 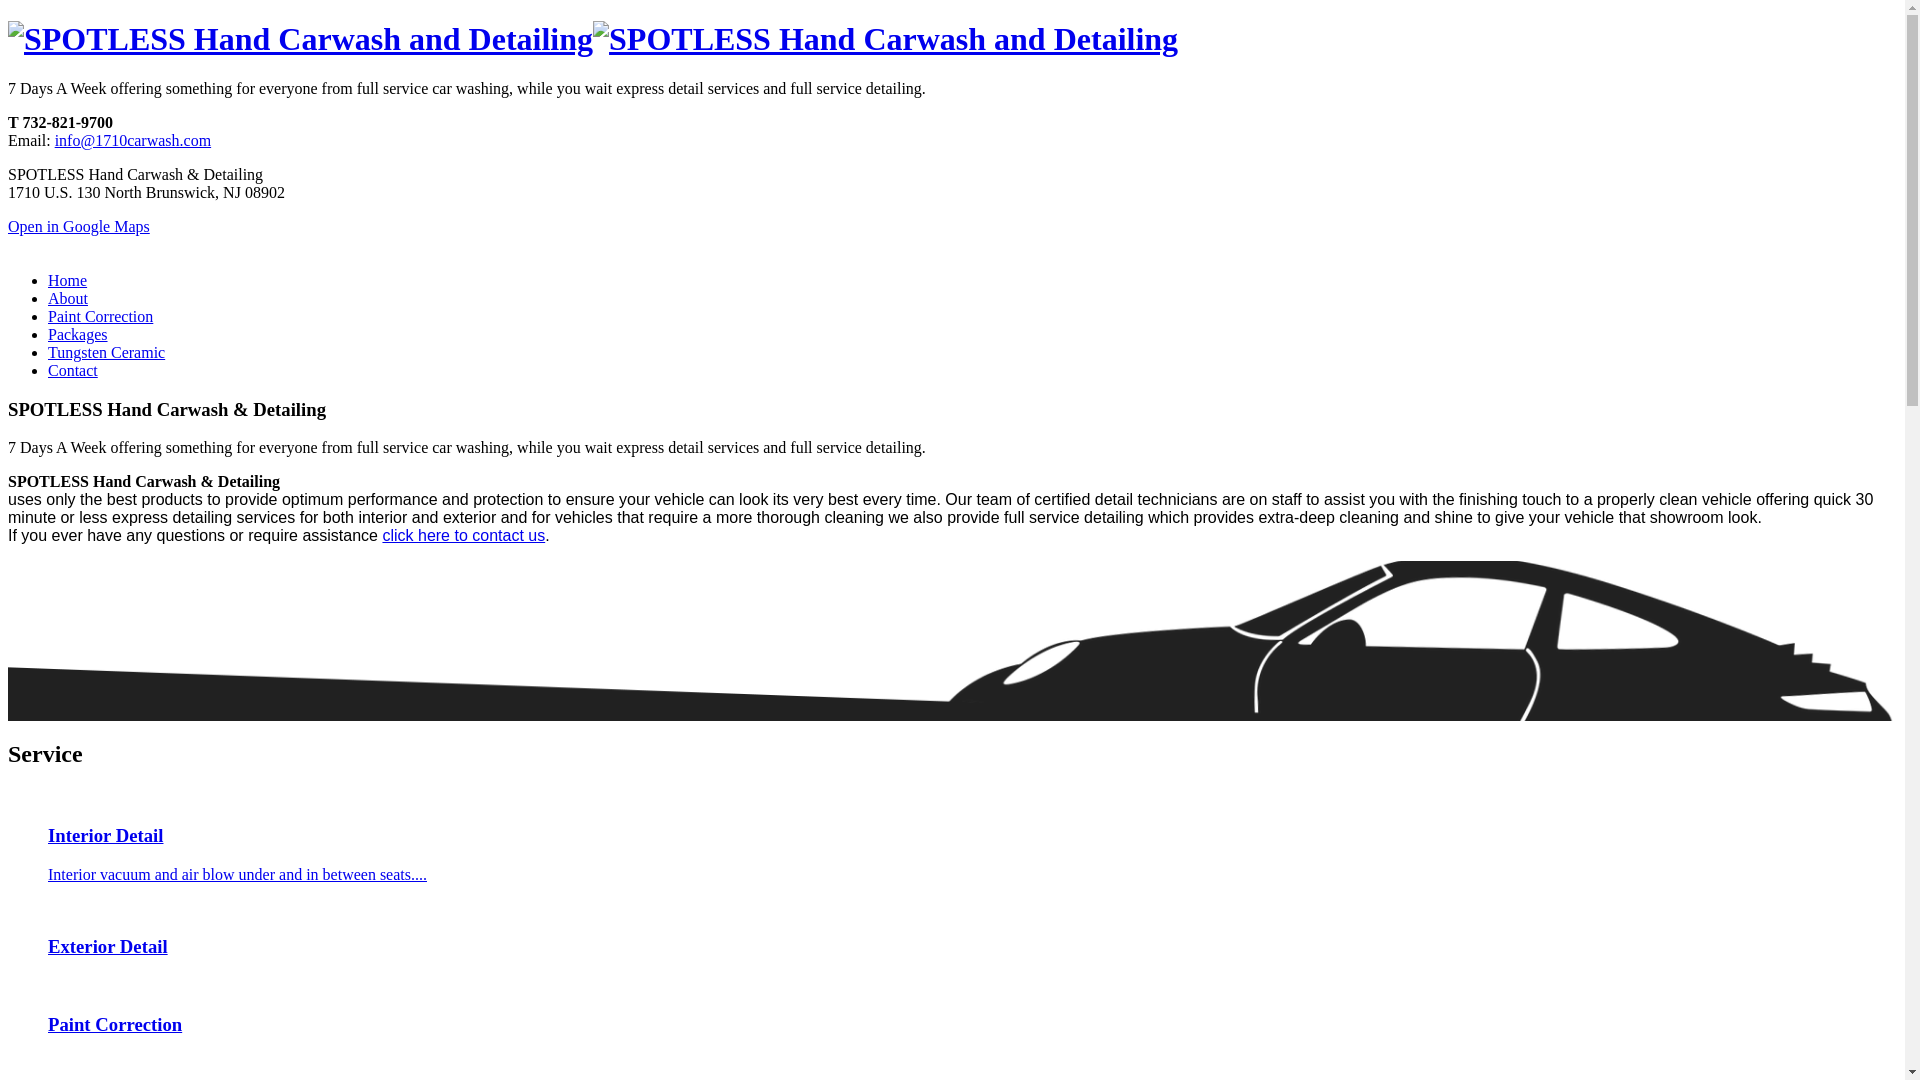 I want to click on 'Paint Correction', so click(x=99, y=315).